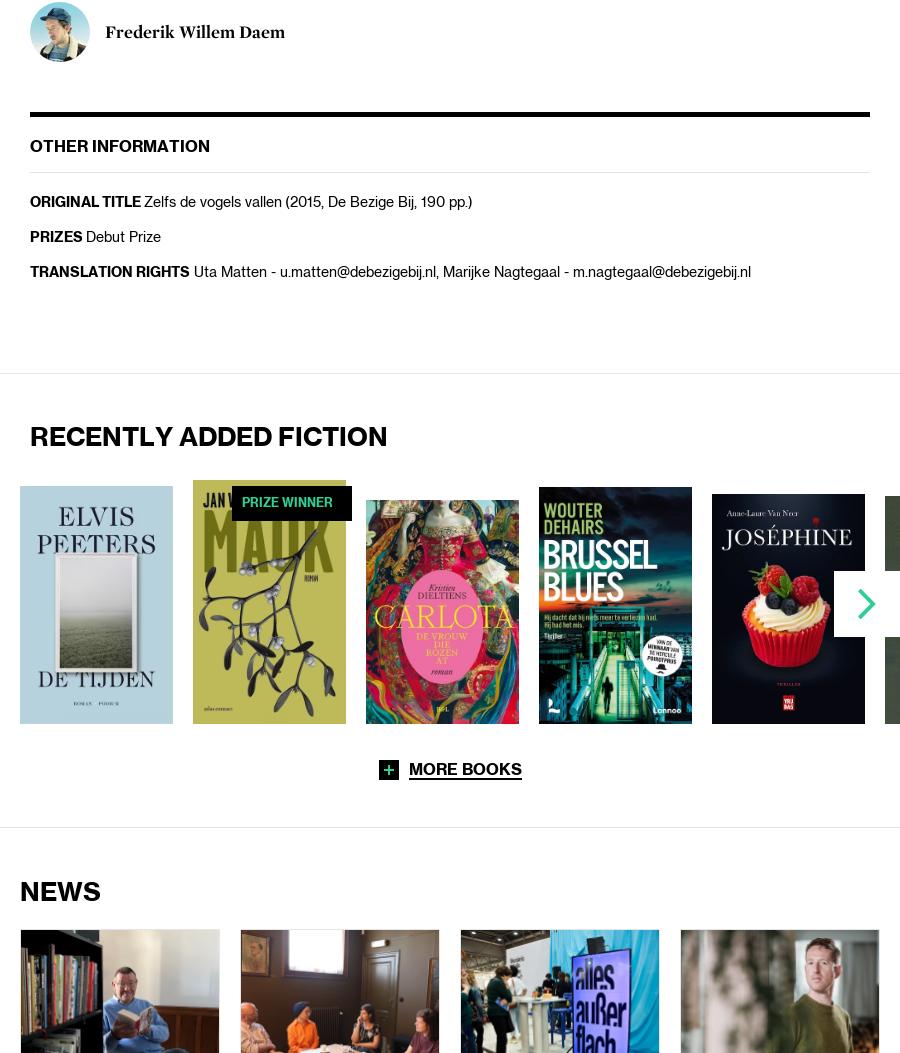  I want to click on 'Next', so click(866, 602).